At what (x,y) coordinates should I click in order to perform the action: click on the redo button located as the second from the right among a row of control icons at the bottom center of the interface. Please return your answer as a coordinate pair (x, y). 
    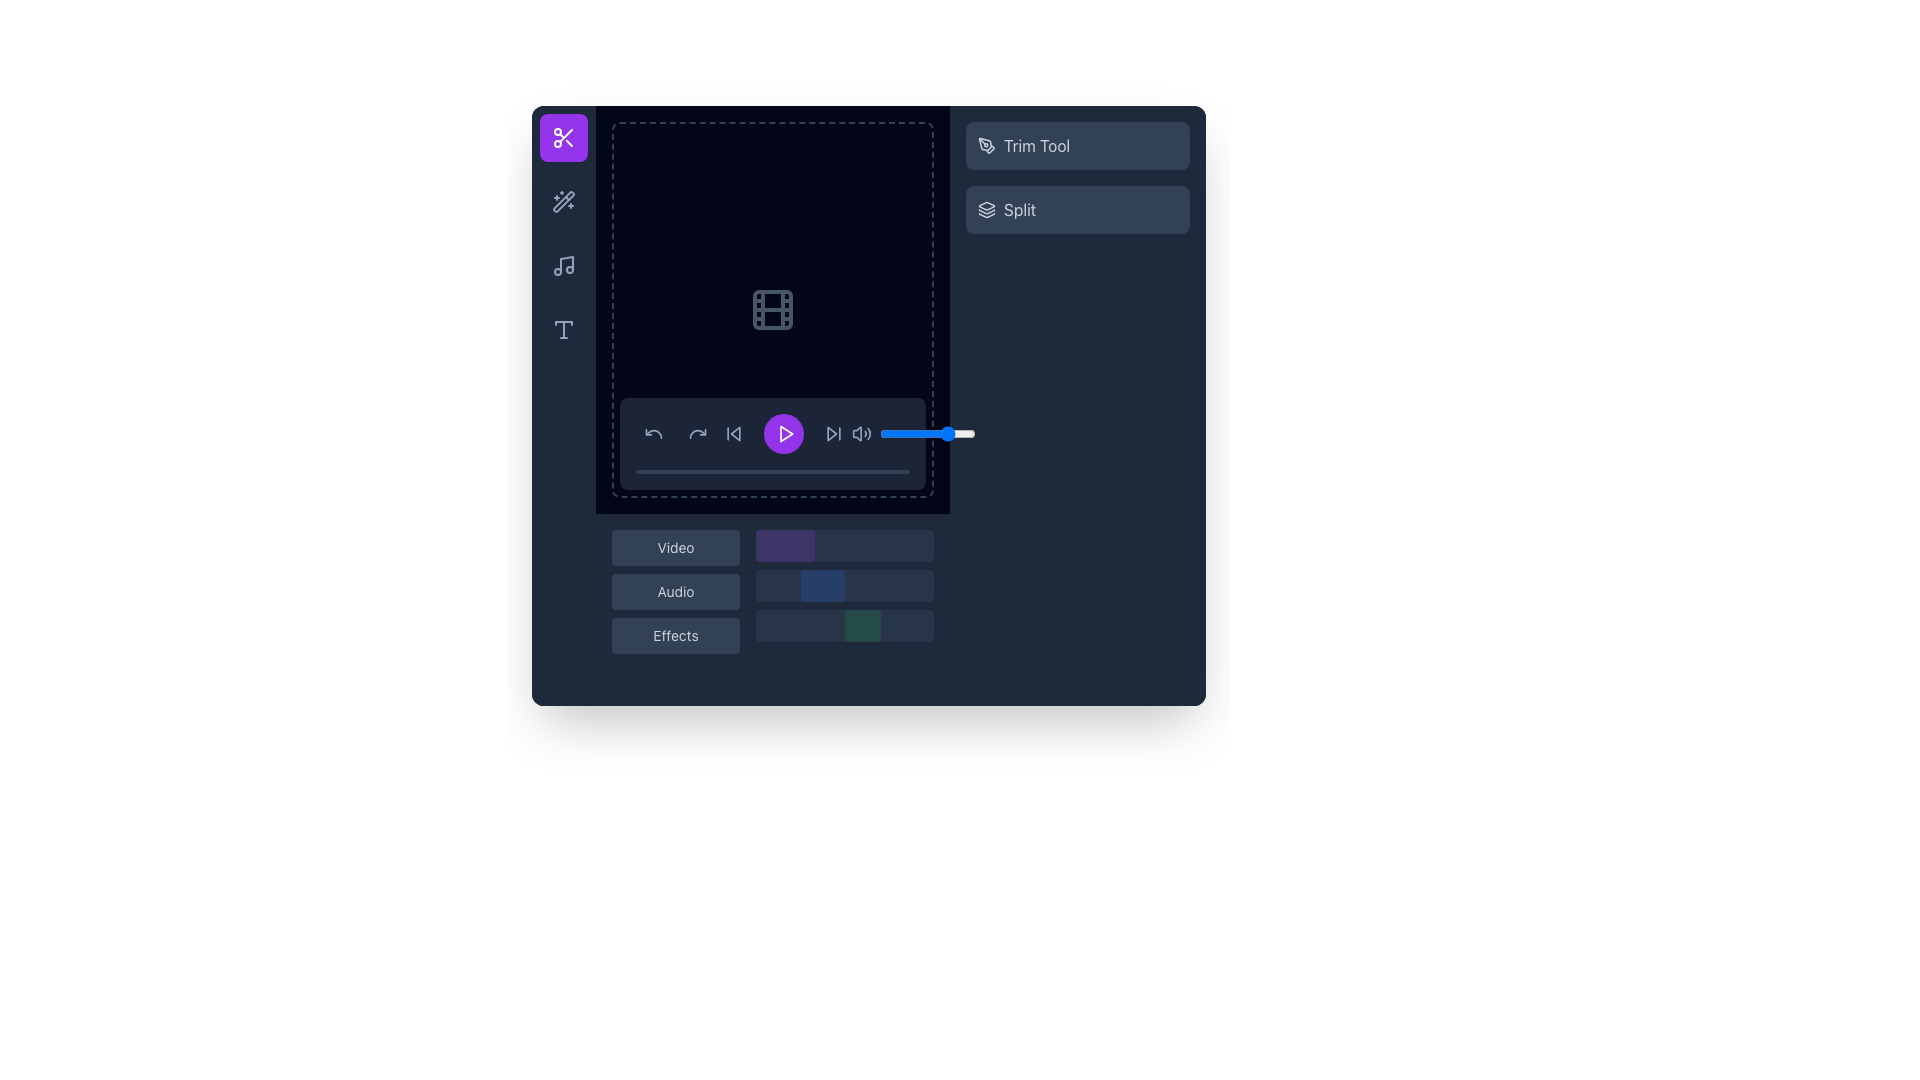
    Looking at the image, I should click on (697, 433).